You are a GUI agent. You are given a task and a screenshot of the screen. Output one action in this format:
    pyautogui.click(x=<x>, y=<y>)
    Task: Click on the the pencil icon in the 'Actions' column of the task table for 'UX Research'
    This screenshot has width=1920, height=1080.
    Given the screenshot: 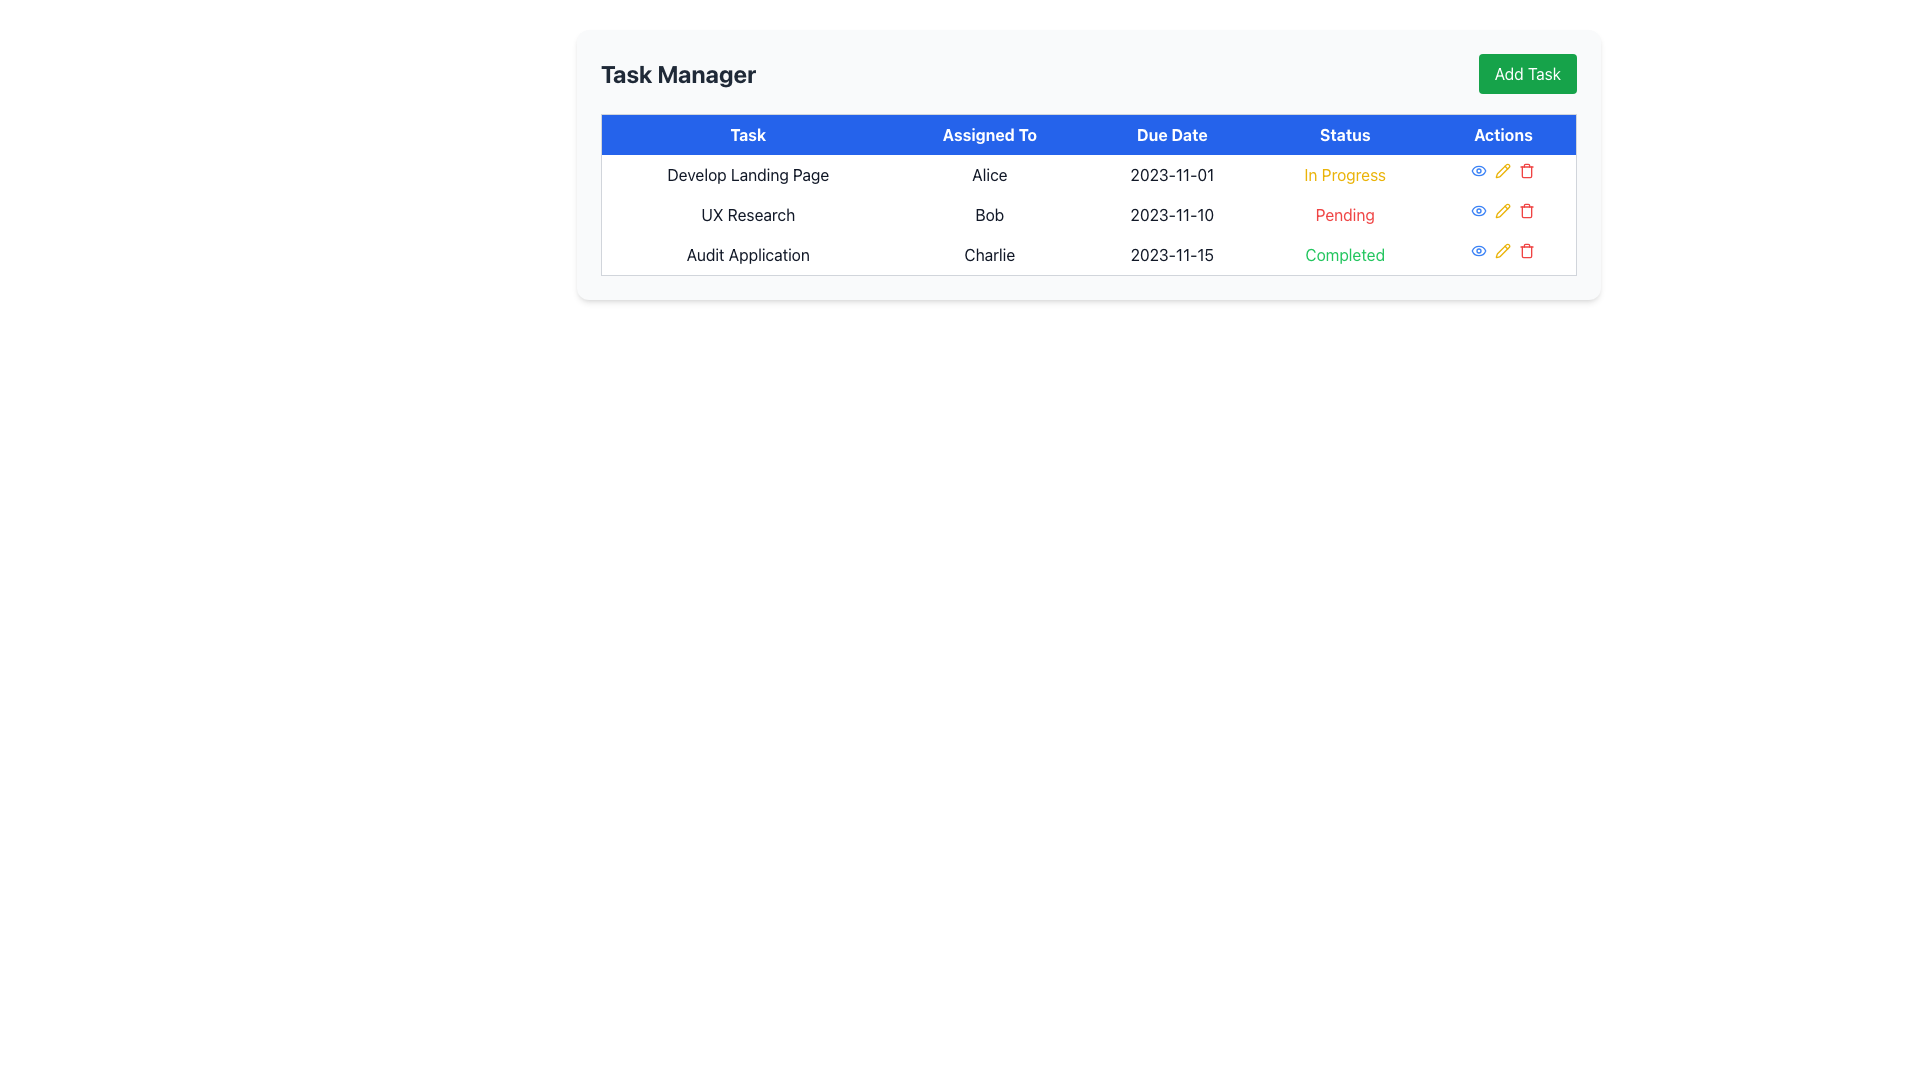 What is the action you would take?
    pyautogui.click(x=1503, y=169)
    